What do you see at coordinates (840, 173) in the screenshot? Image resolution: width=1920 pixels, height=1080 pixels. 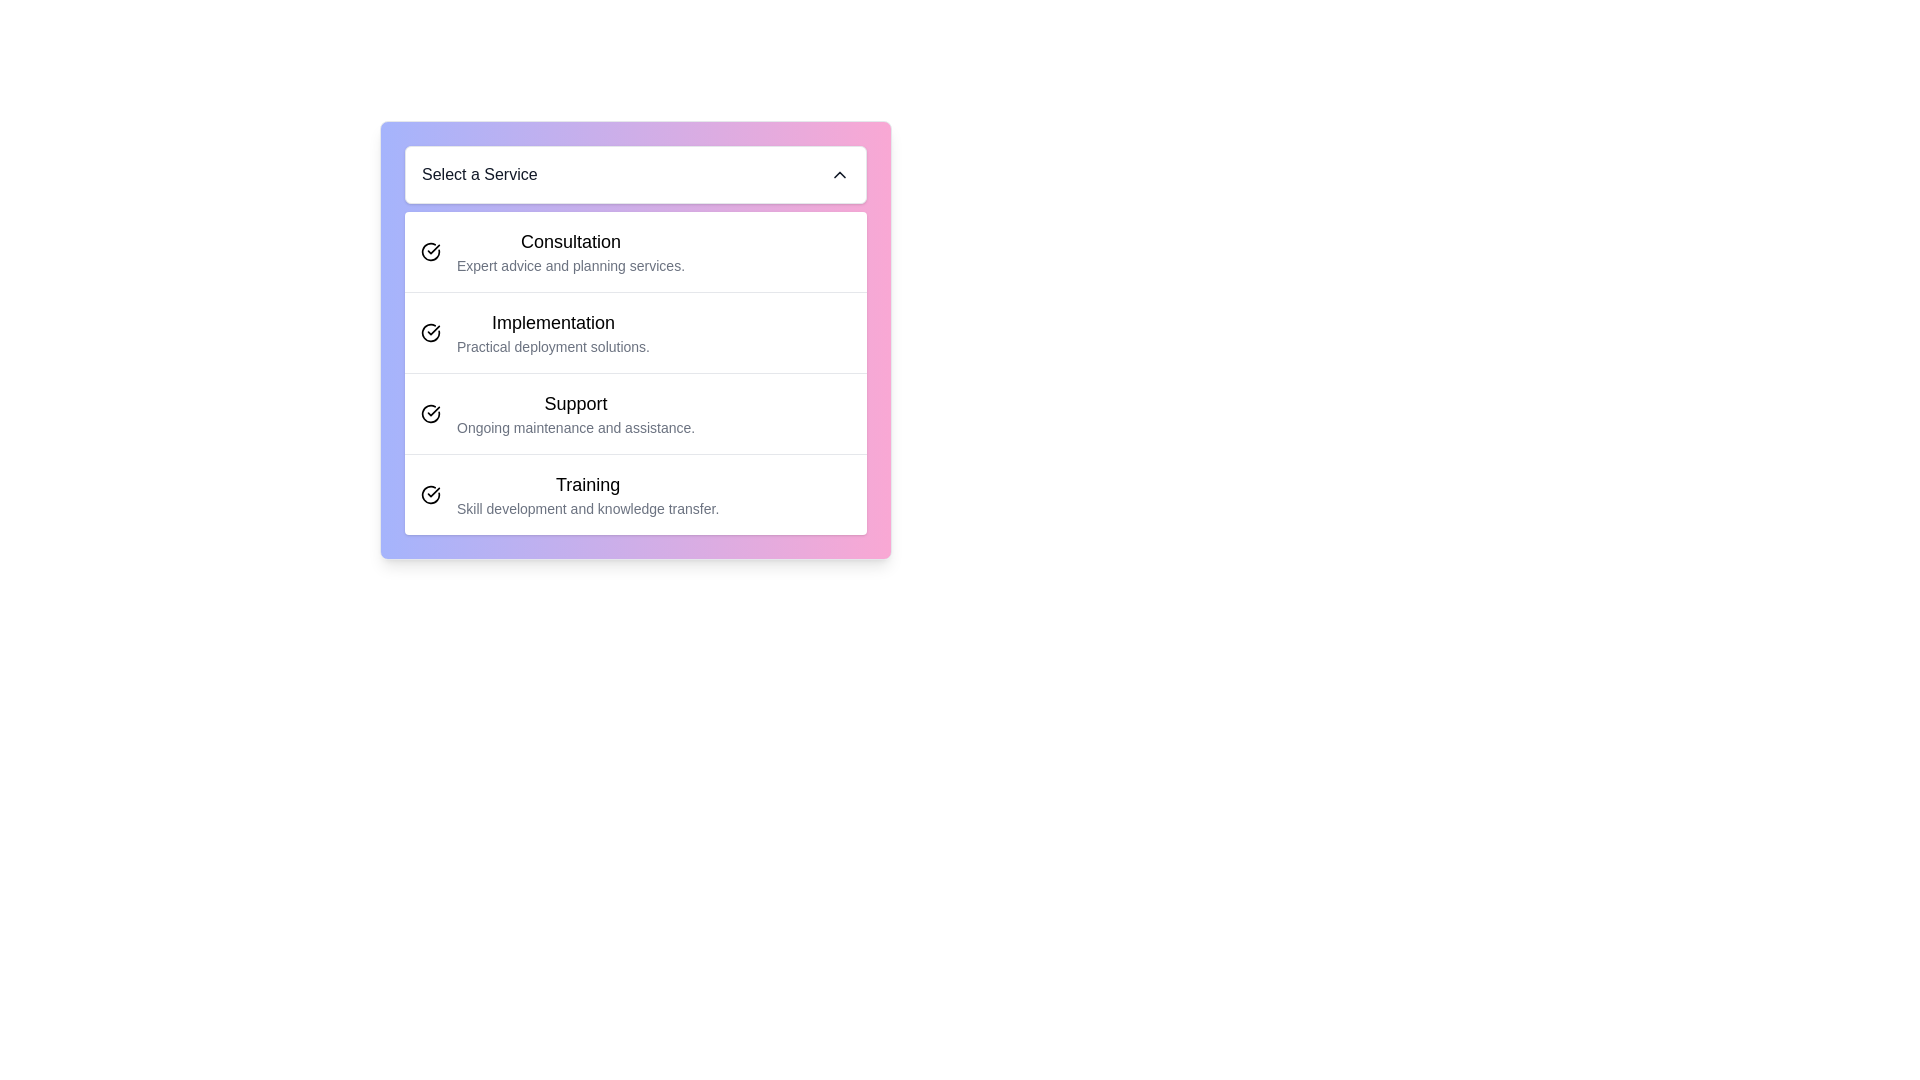 I see `the upward-facing chevron icon located at the far right of the 'Select a Service' dropdown title` at bounding box center [840, 173].